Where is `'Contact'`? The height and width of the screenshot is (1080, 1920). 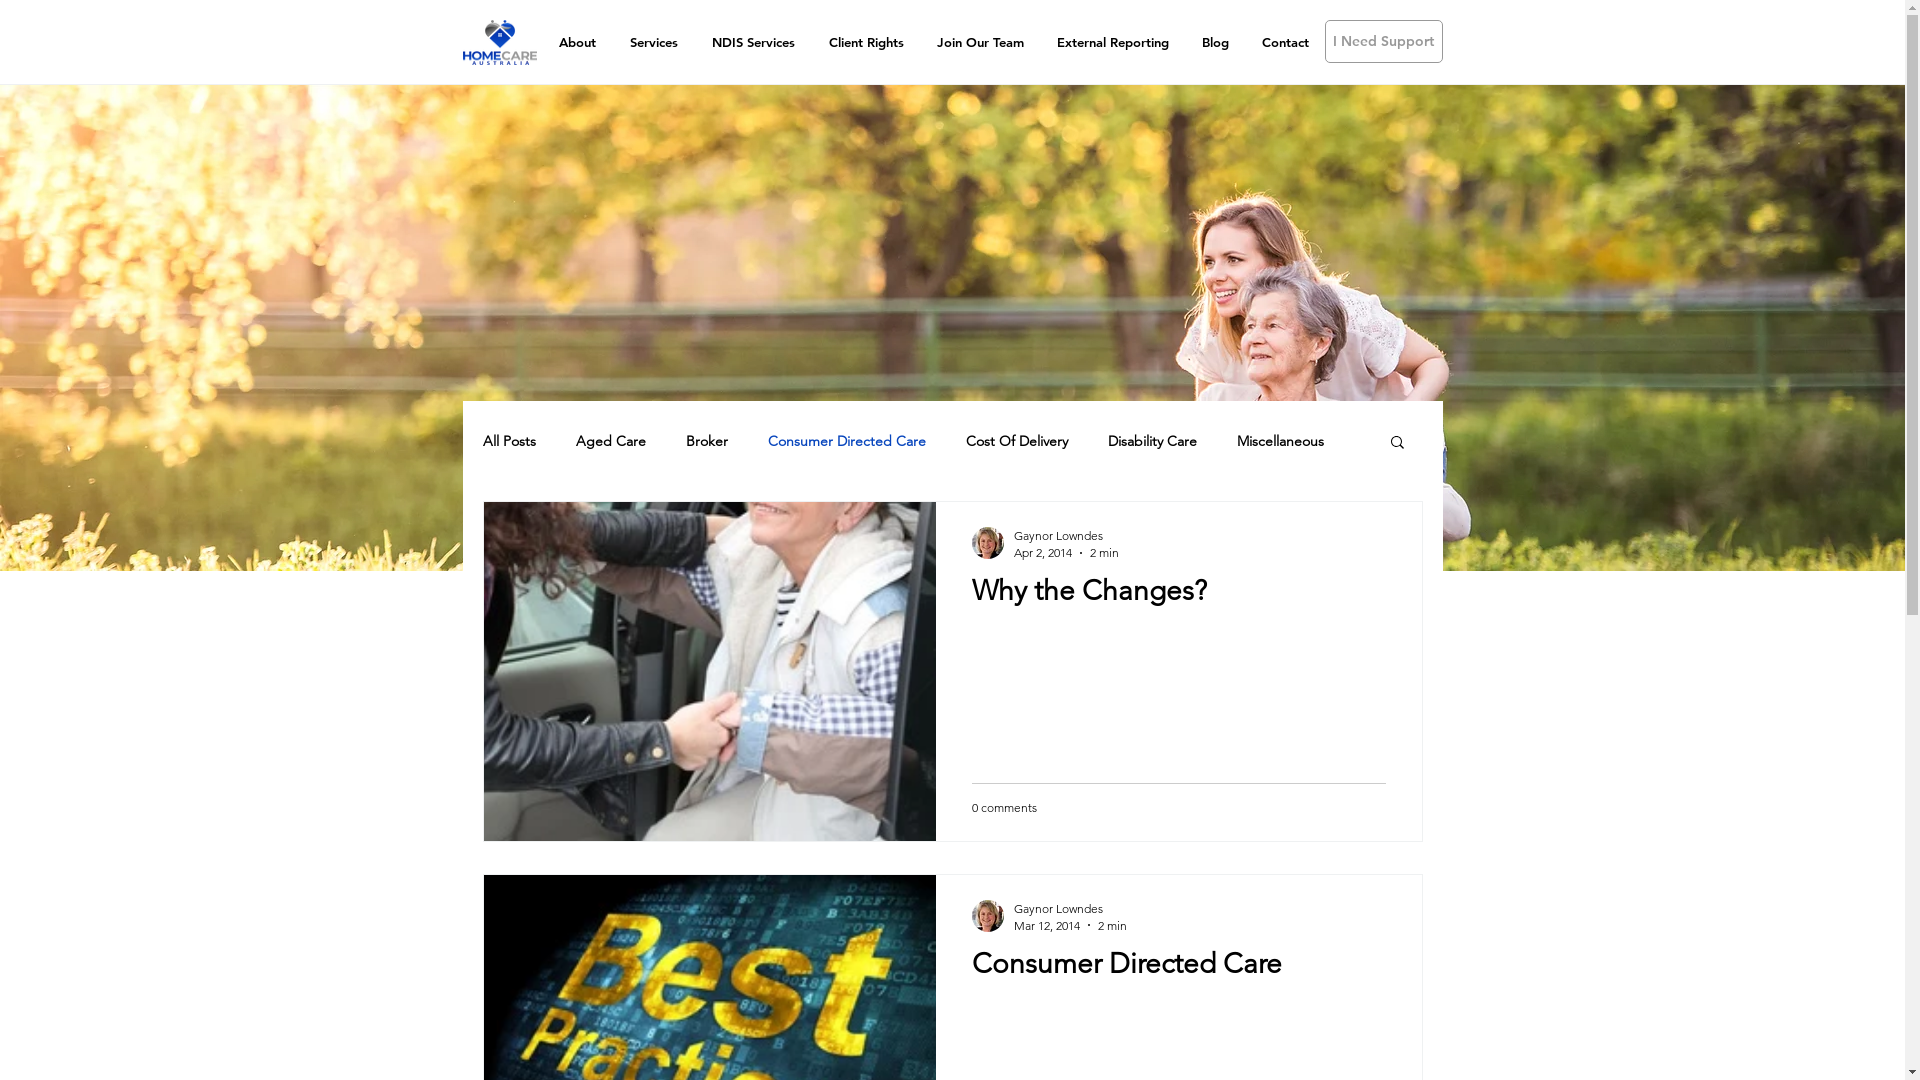 'Contact' is located at coordinates (1245, 42).